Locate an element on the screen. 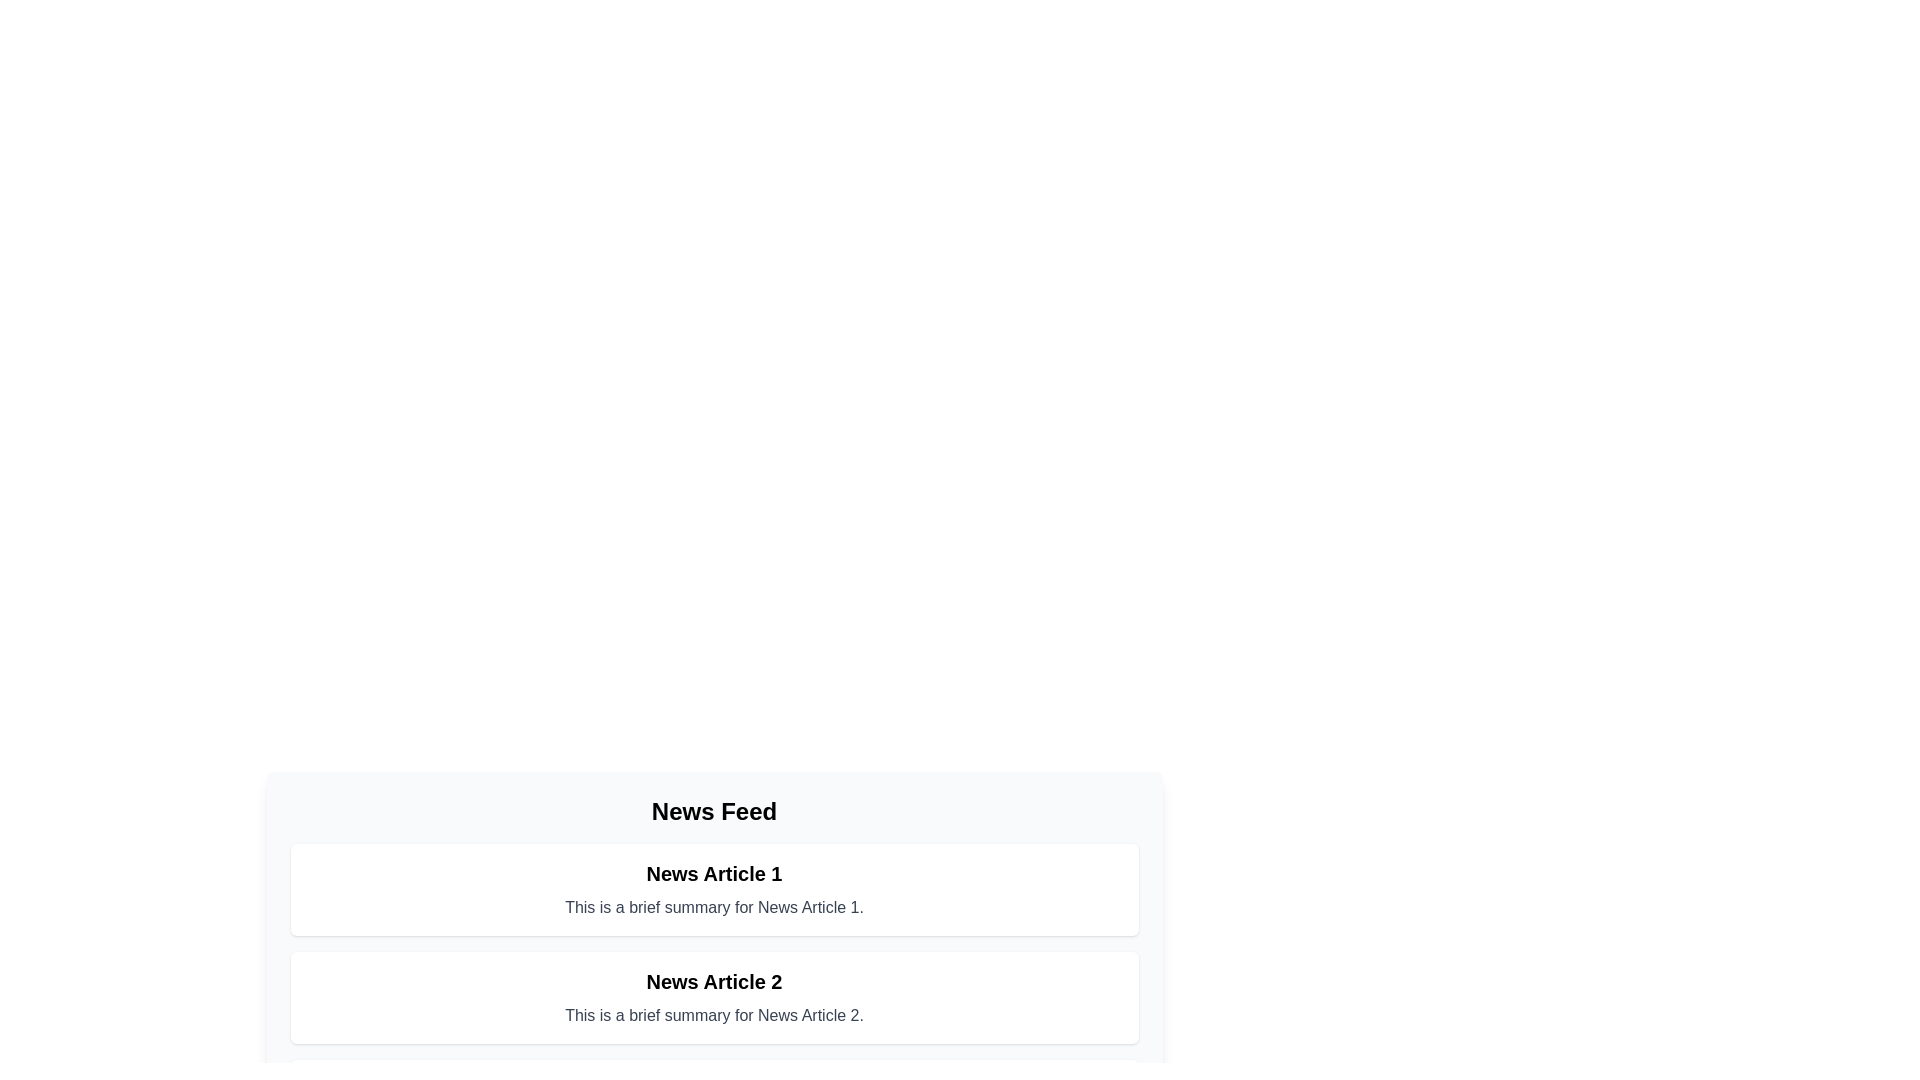 Image resolution: width=1920 pixels, height=1080 pixels. the static text label that serves as a summary or description for the corresponding article, located directly below the title 'News Article 2' in the 'News Feed' interface is located at coordinates (714, 1015).